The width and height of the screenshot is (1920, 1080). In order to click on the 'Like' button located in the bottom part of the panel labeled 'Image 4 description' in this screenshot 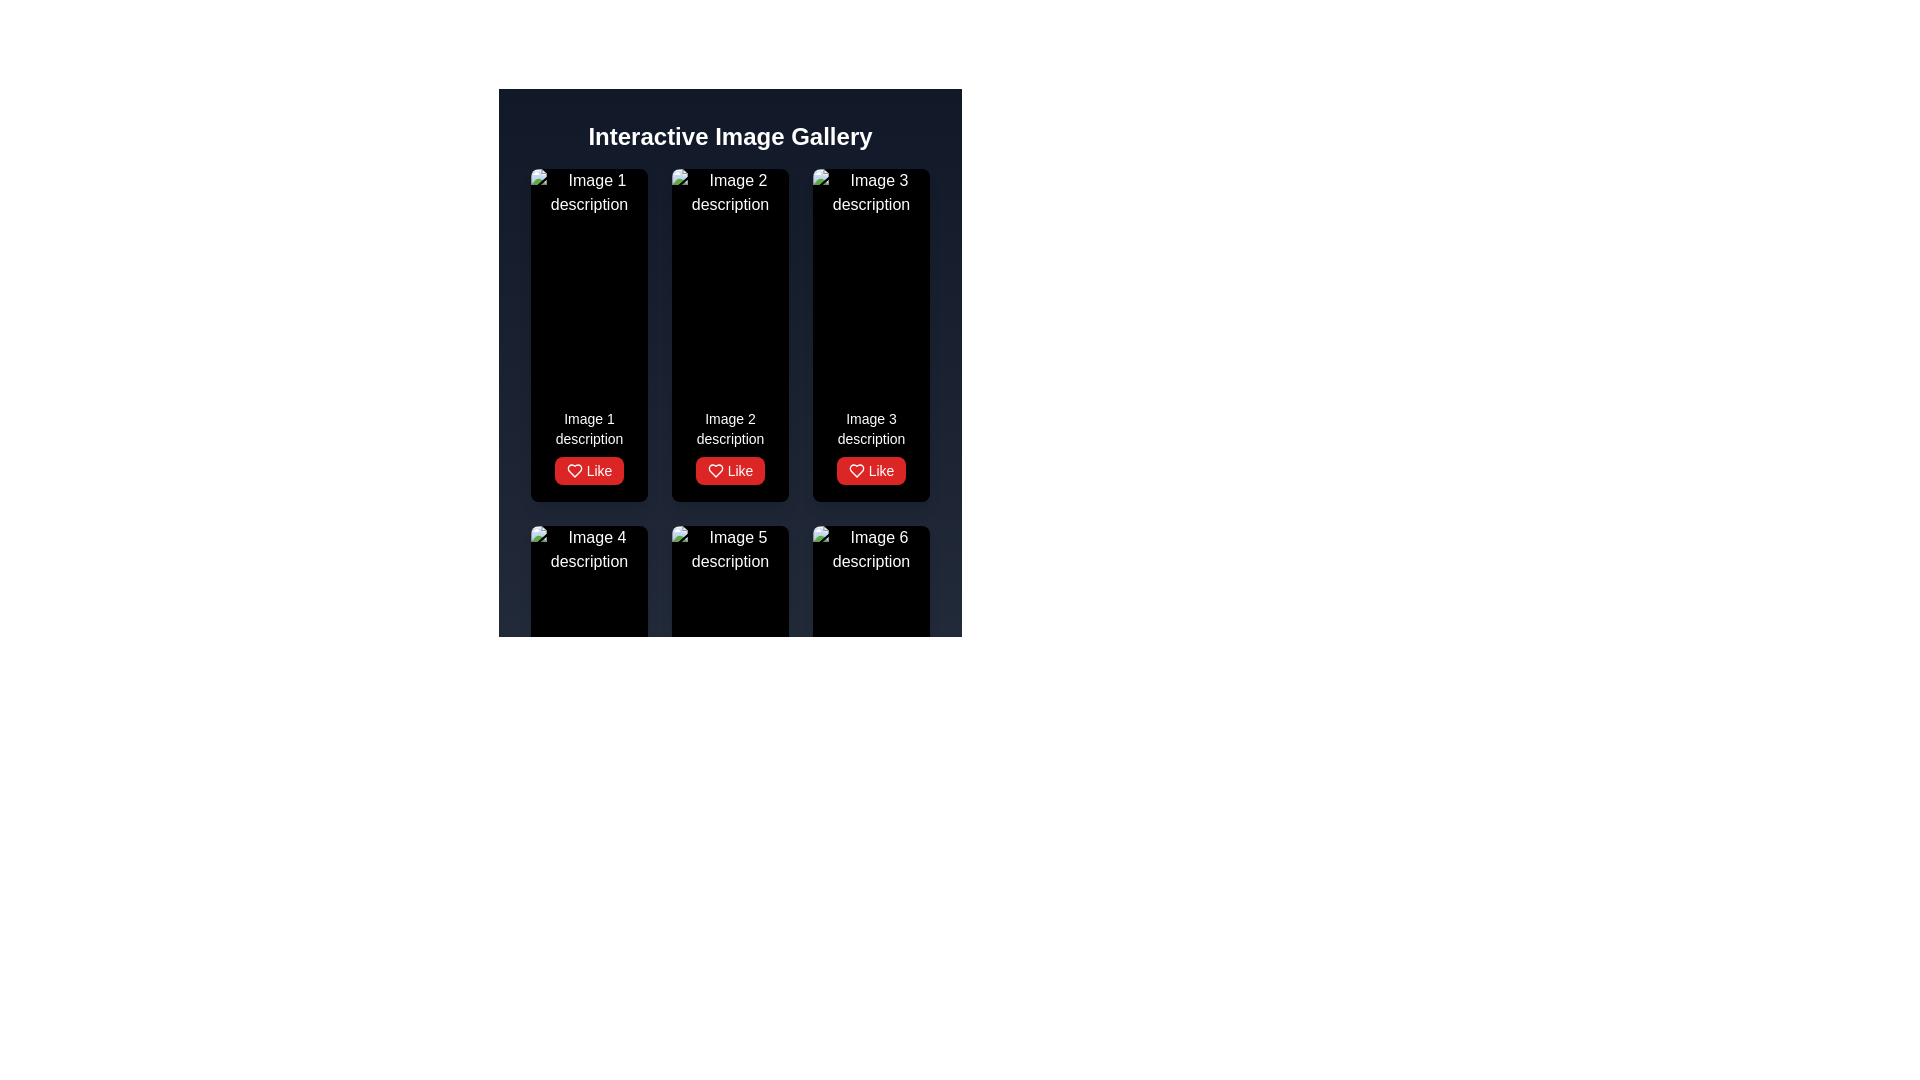, I will do `click(588, 828)`.